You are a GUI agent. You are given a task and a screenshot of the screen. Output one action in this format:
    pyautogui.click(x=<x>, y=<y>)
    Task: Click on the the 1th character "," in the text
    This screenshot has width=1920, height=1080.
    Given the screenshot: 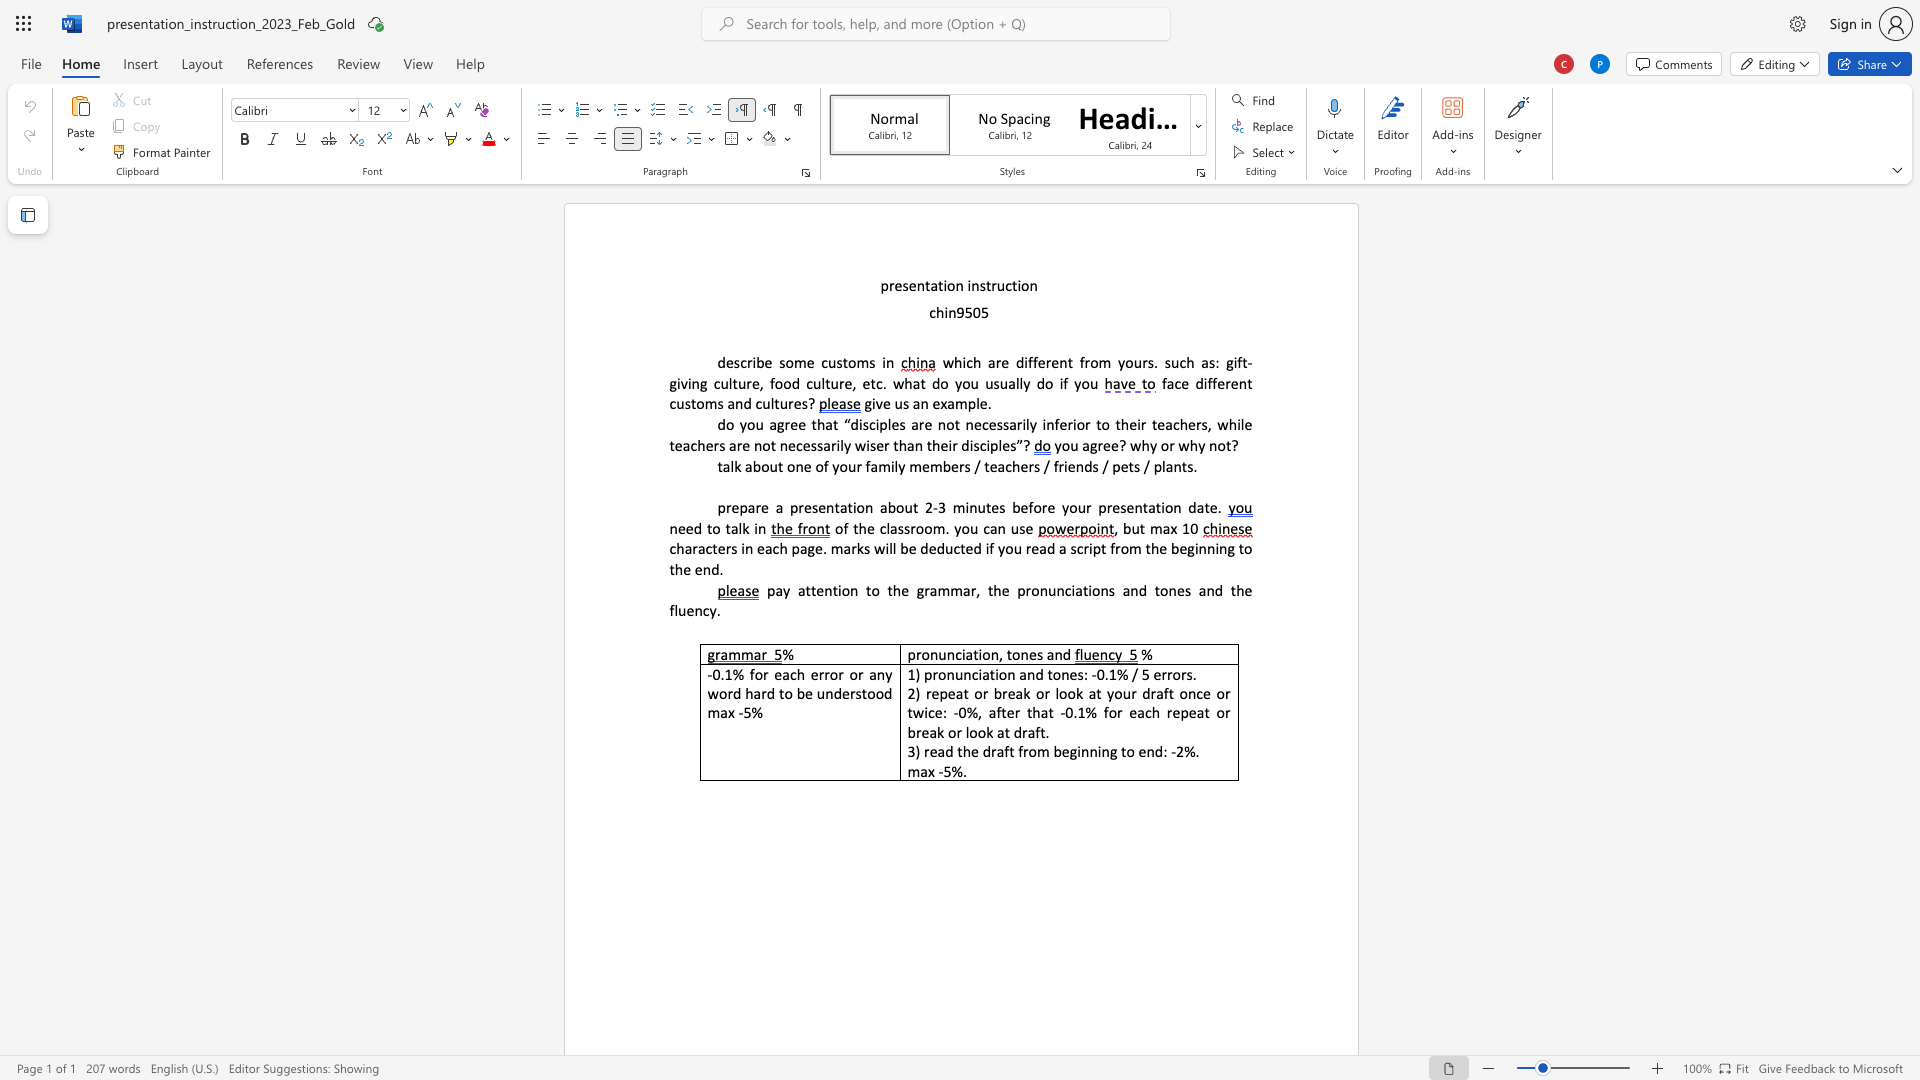 What is the action you would take?
    pyautogui.click(x=1001, y=654)
    